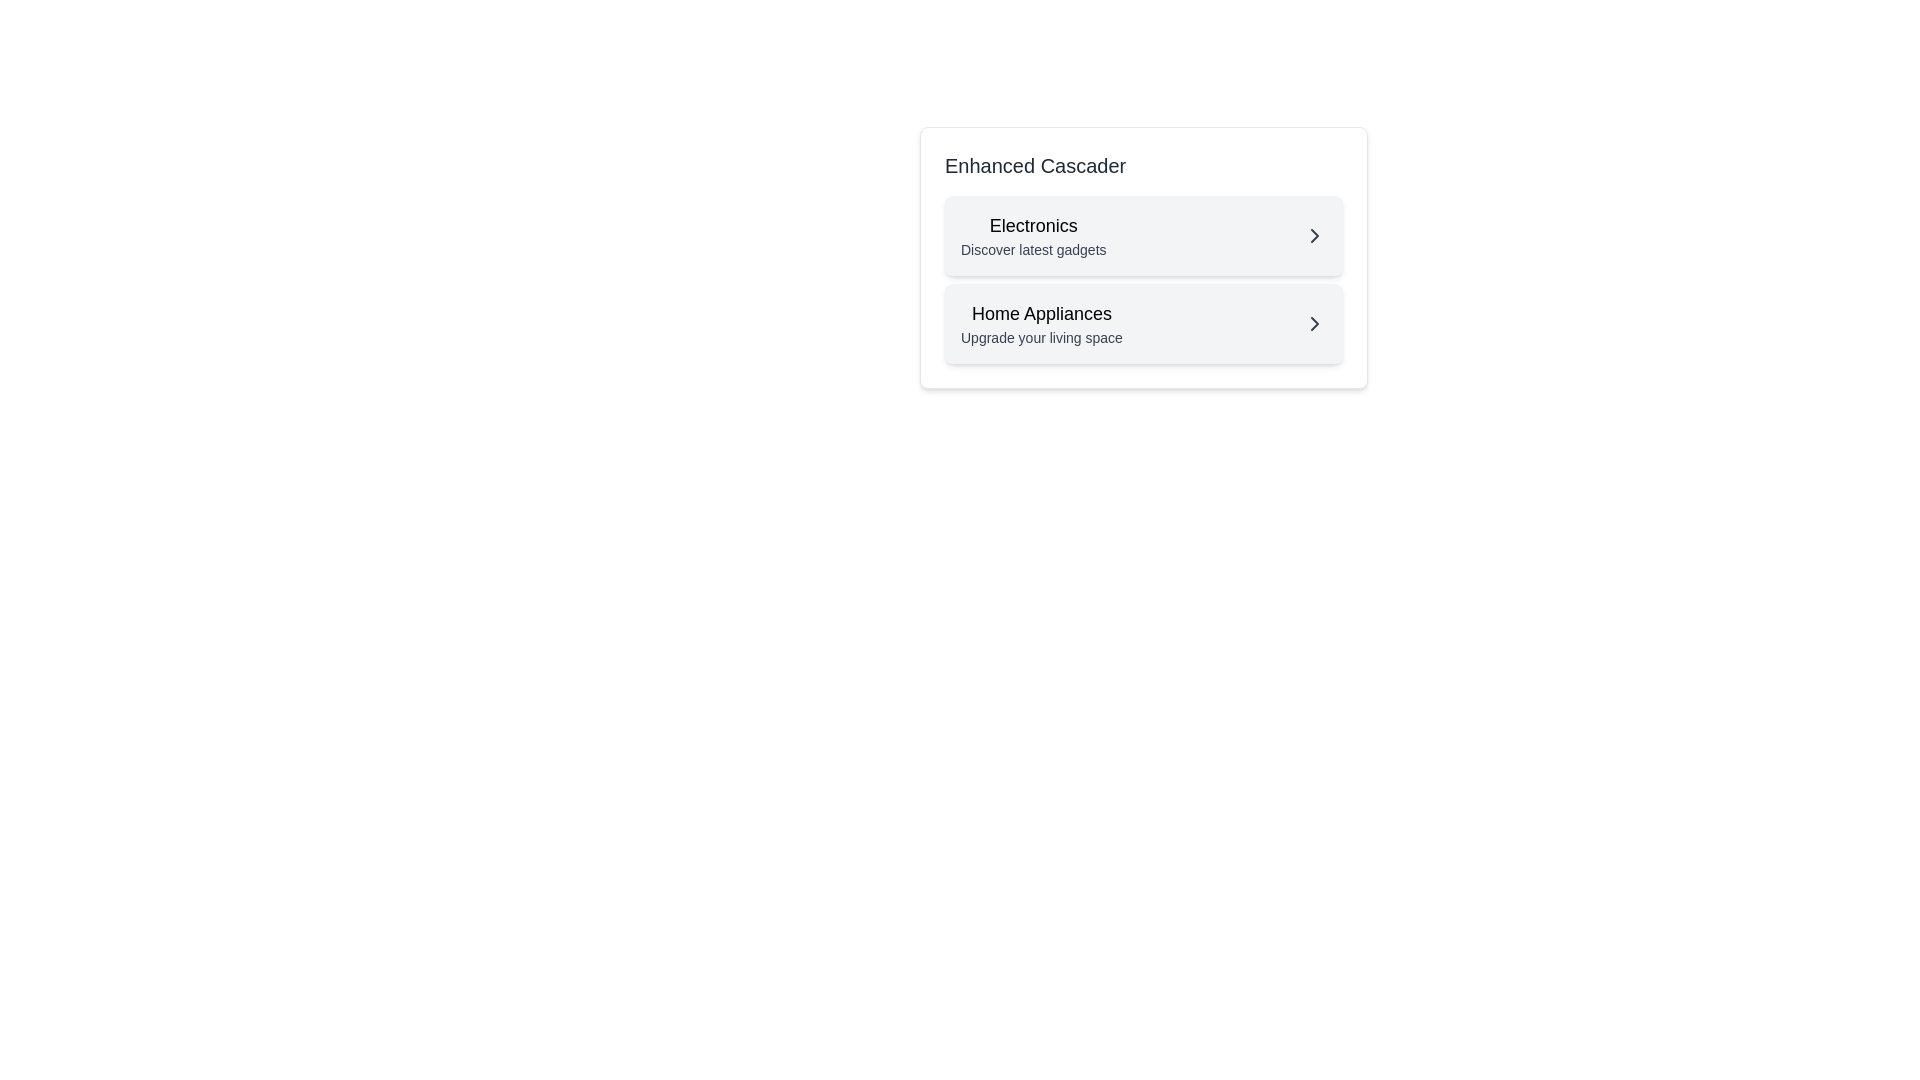 The image size is (1920, 1080). I want to click on the 'Home Appliances' label, which is prominently displayed in bold text on a light background, located in the second row of the 'Enhanced Cascader' section, directly below 'Electronics', so click(1040, 313).